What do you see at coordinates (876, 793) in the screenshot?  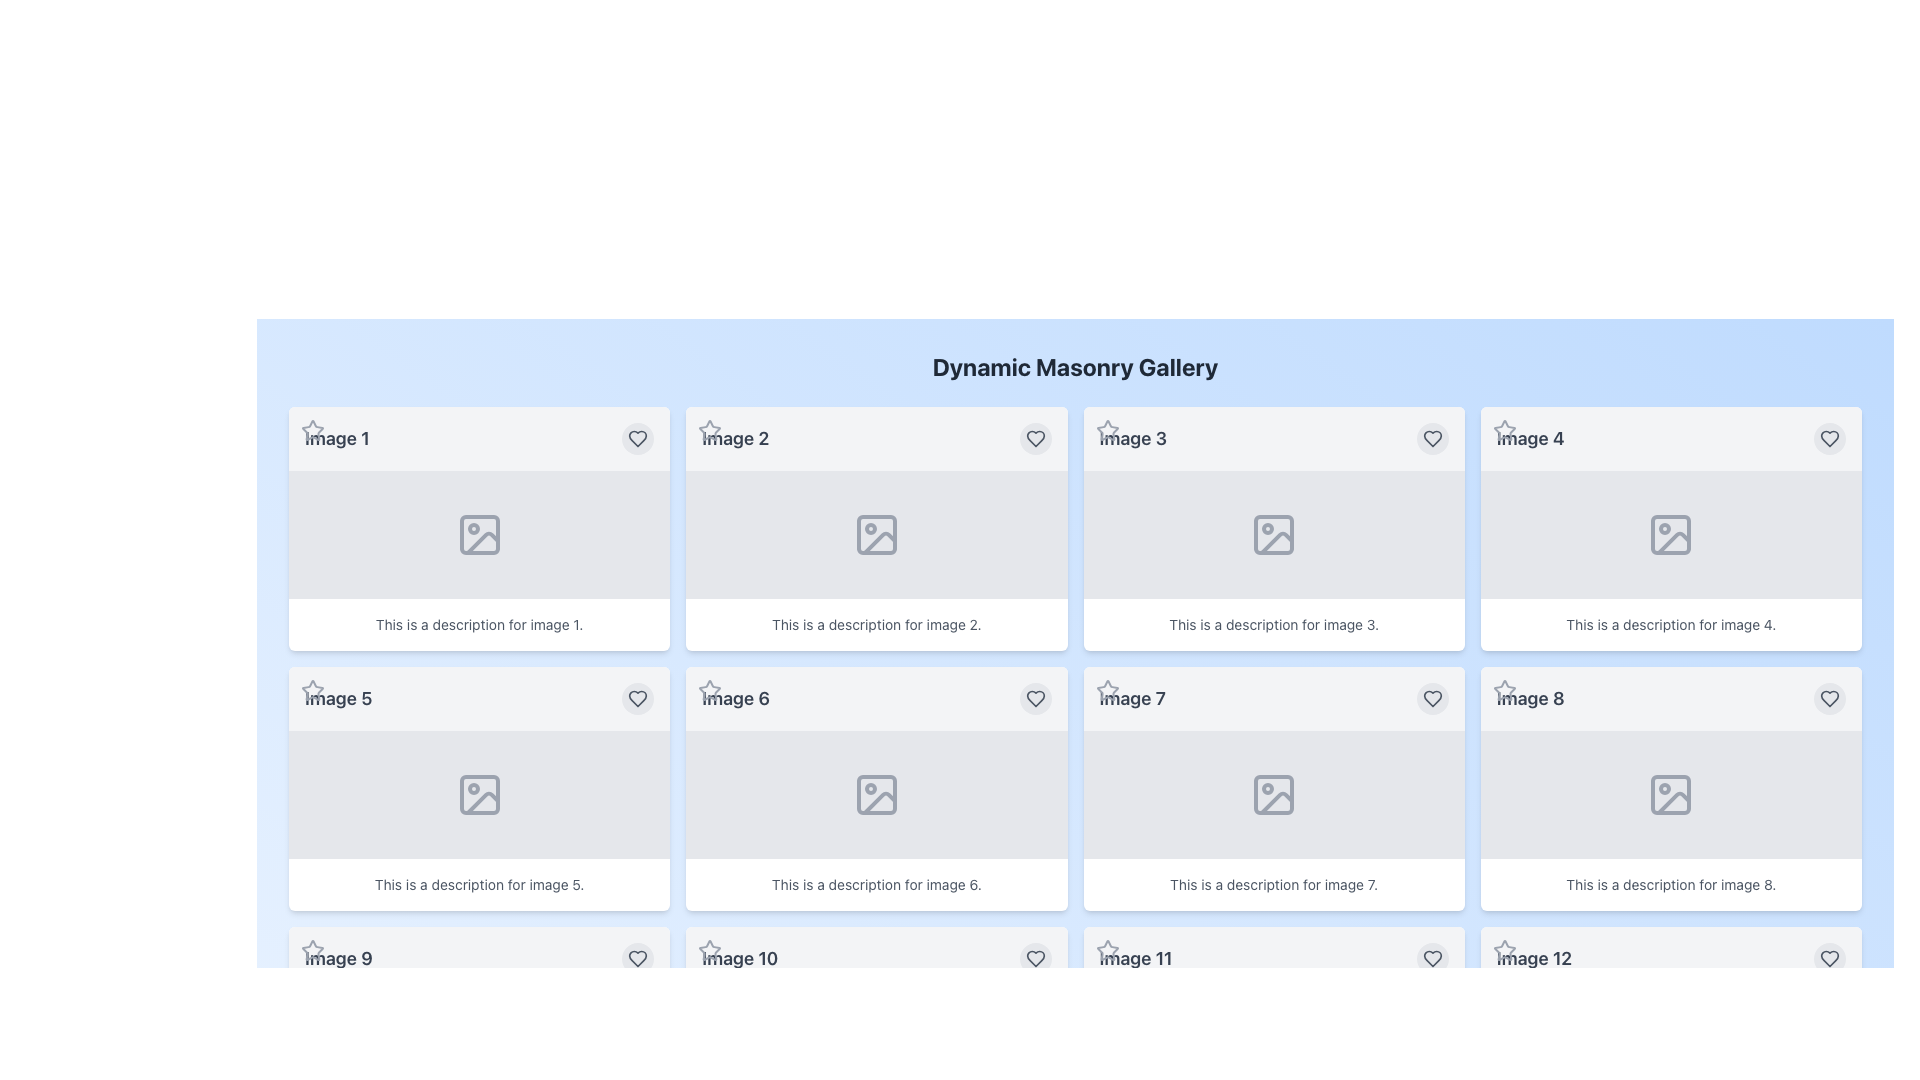 I see `the Image Placeholder located under the sixth tile labeled 'Image 6', which features a gray background and an icon resembling an image placeholder` at bounding box center [876, 793].